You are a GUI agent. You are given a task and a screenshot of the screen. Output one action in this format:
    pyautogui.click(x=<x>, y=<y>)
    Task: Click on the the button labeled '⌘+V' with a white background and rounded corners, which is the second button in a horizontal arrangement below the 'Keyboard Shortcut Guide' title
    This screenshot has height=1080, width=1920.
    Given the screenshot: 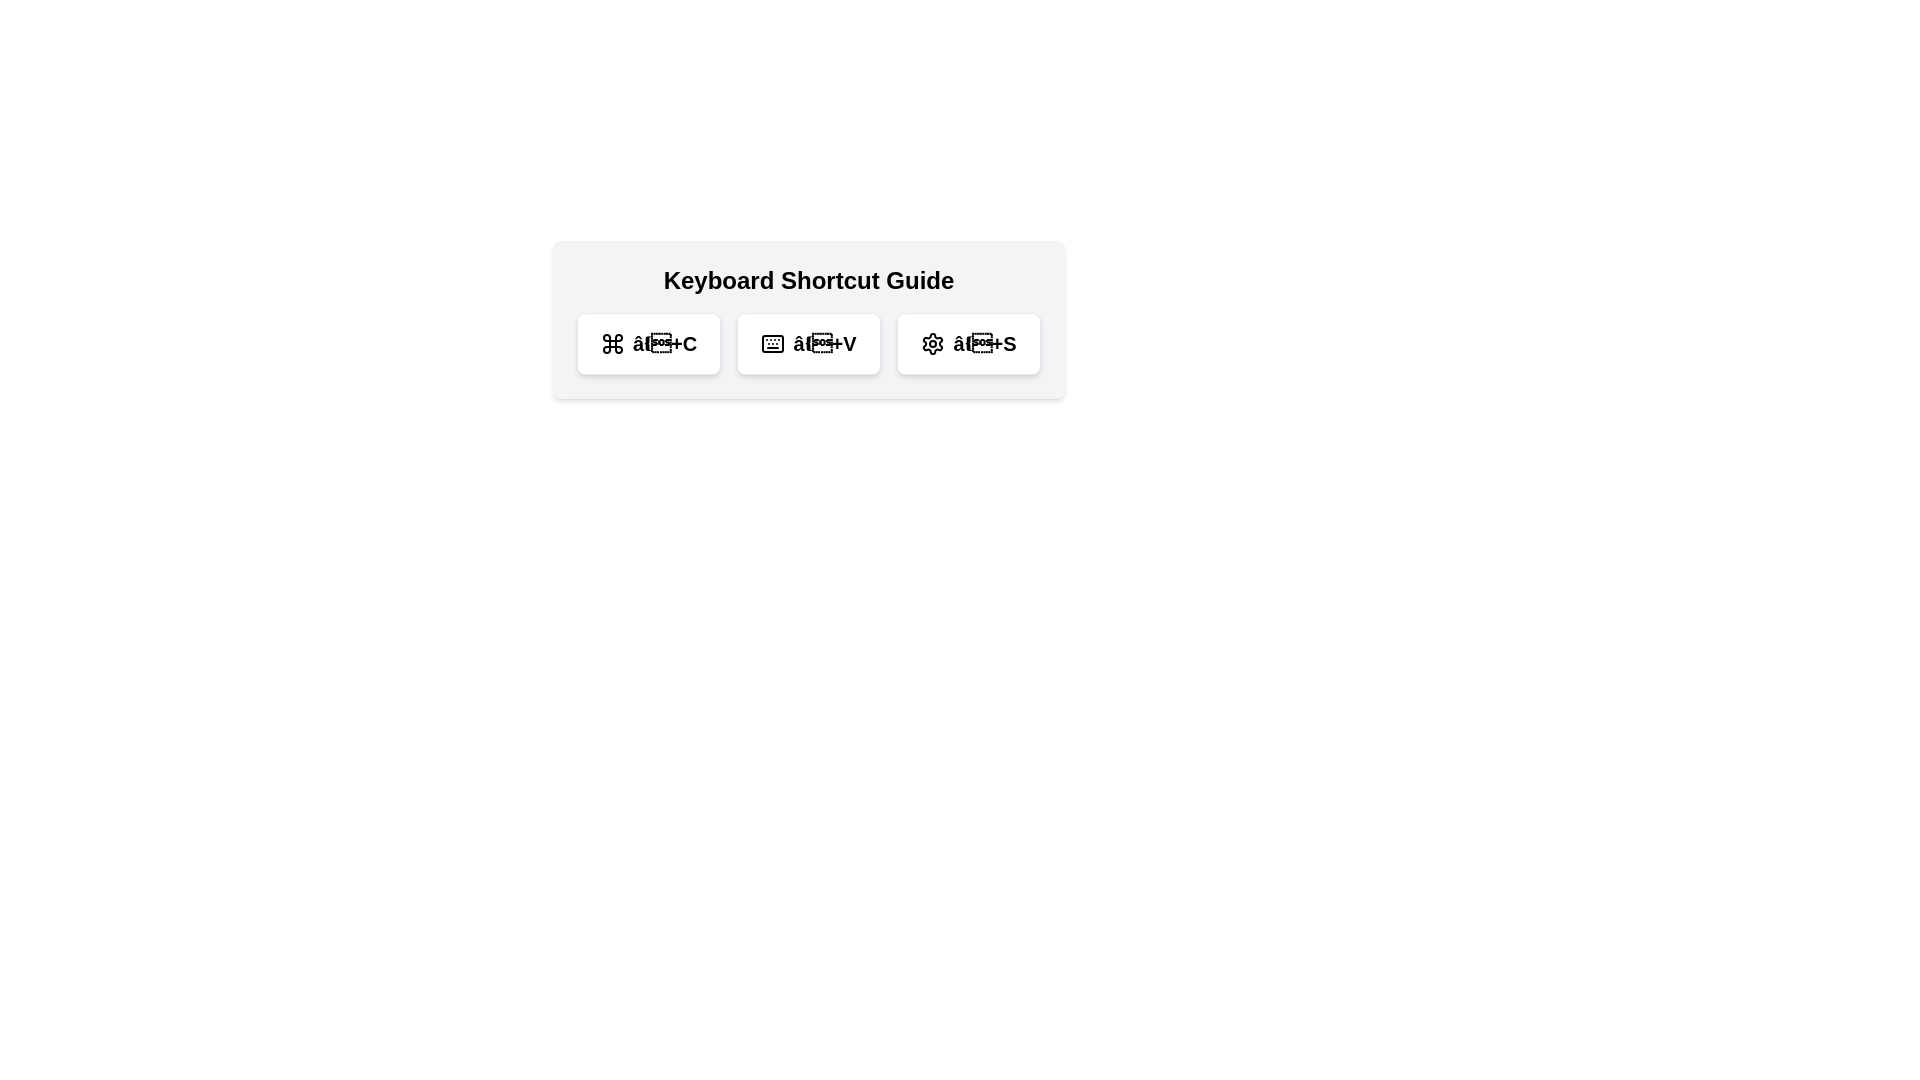 What is the action you would take?
    pyautogui.click(x=809, y=319)
    